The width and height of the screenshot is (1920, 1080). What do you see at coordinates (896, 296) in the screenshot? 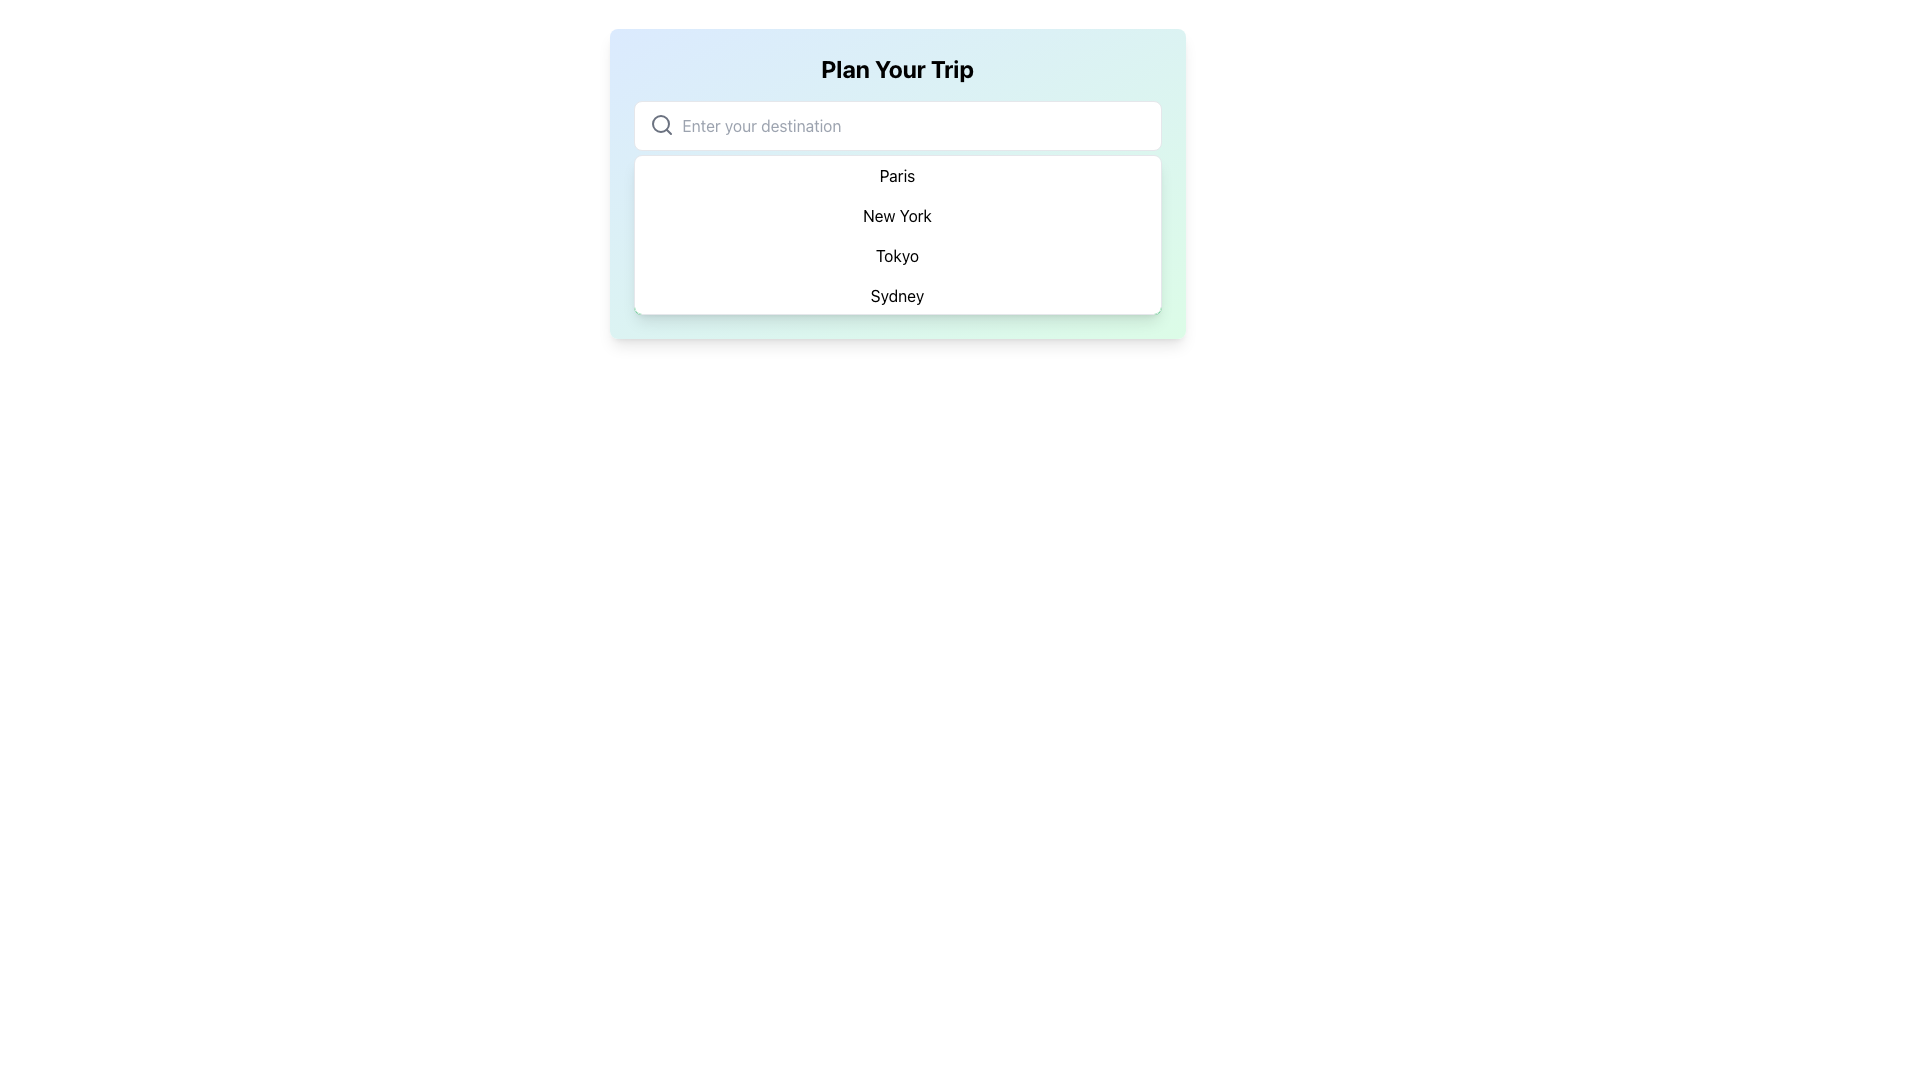
I see `the text label displaying 'Sydney' which is the fourth item in a dropdown menu list` at bounding box center [896, 296].